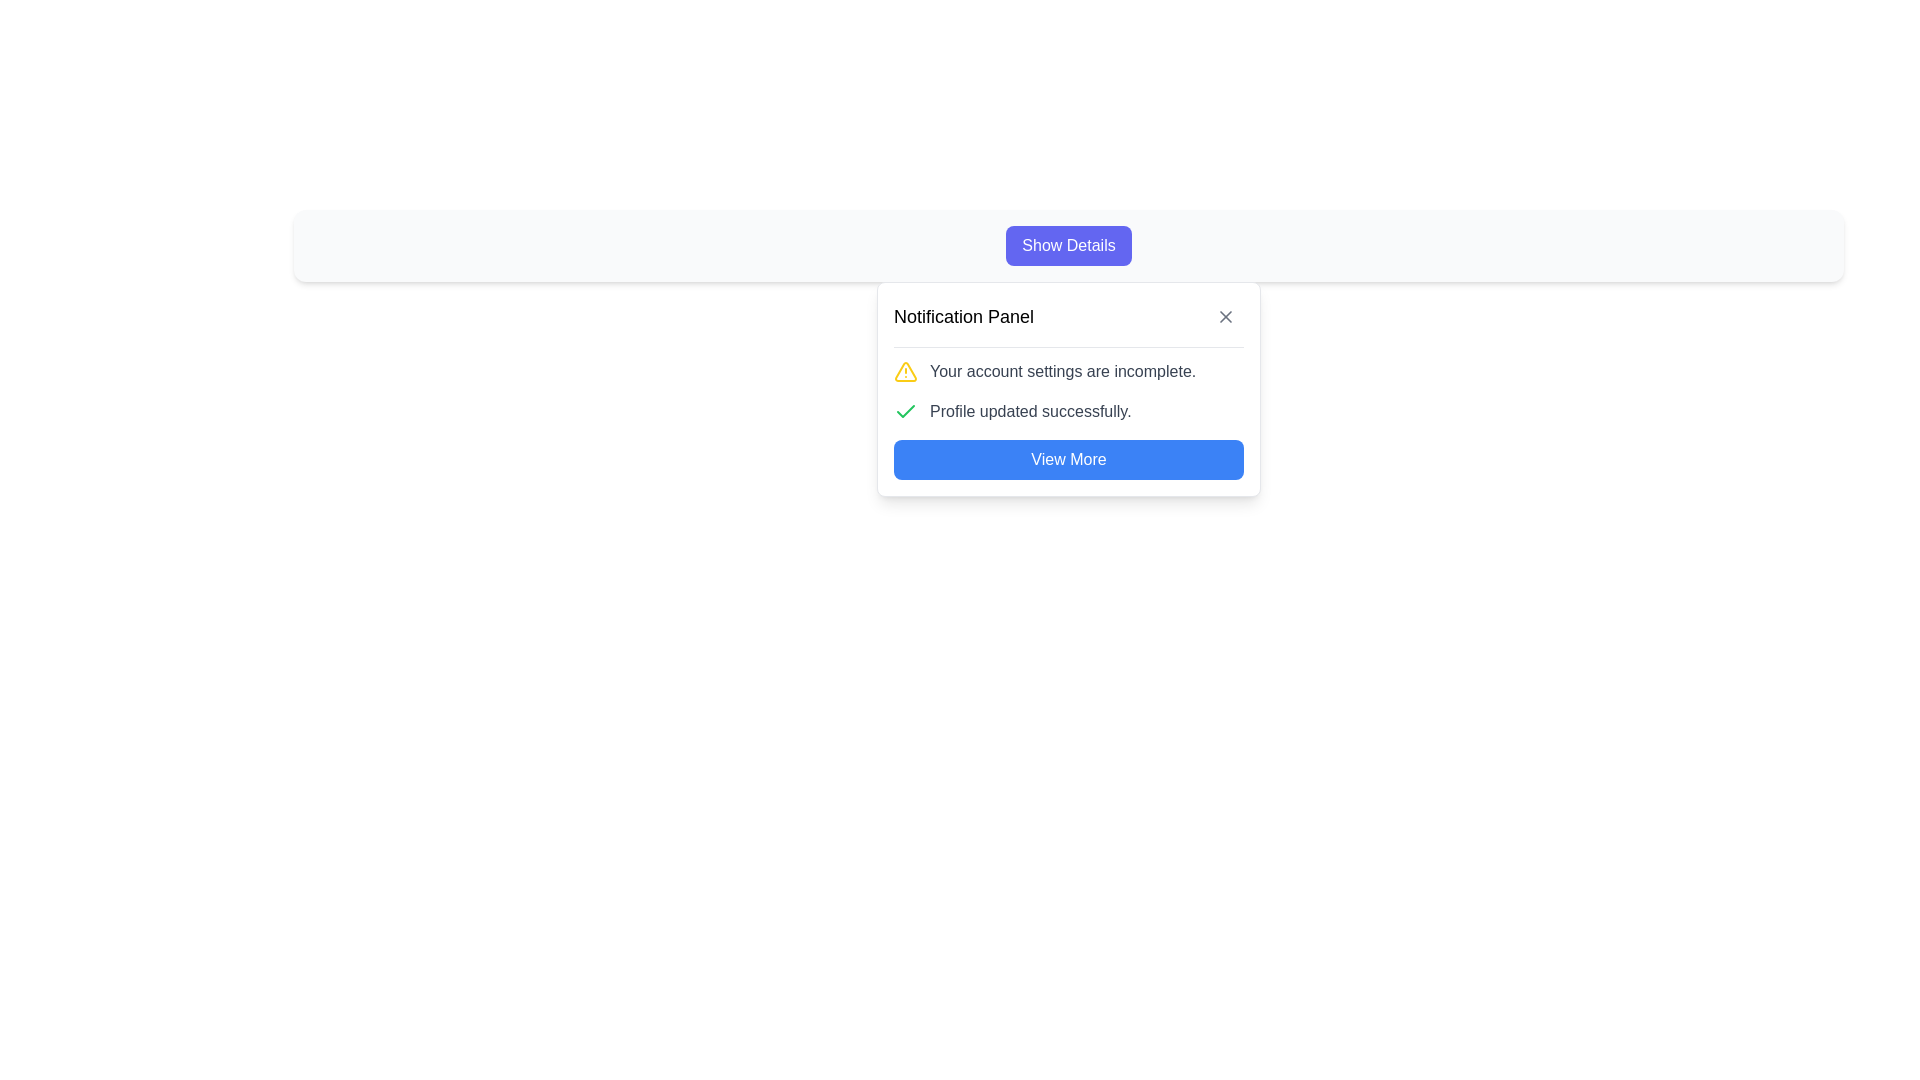 Image resolution: width=1920 pixels, height=1080 pixels. What do you see at coordinates (1068, 459) in the screenshot?
I see `the 'View More' button, which is a rectangular button with a blue background and white text, located at the bottom of the Notification Panel` at bounding box center [1068, 459].